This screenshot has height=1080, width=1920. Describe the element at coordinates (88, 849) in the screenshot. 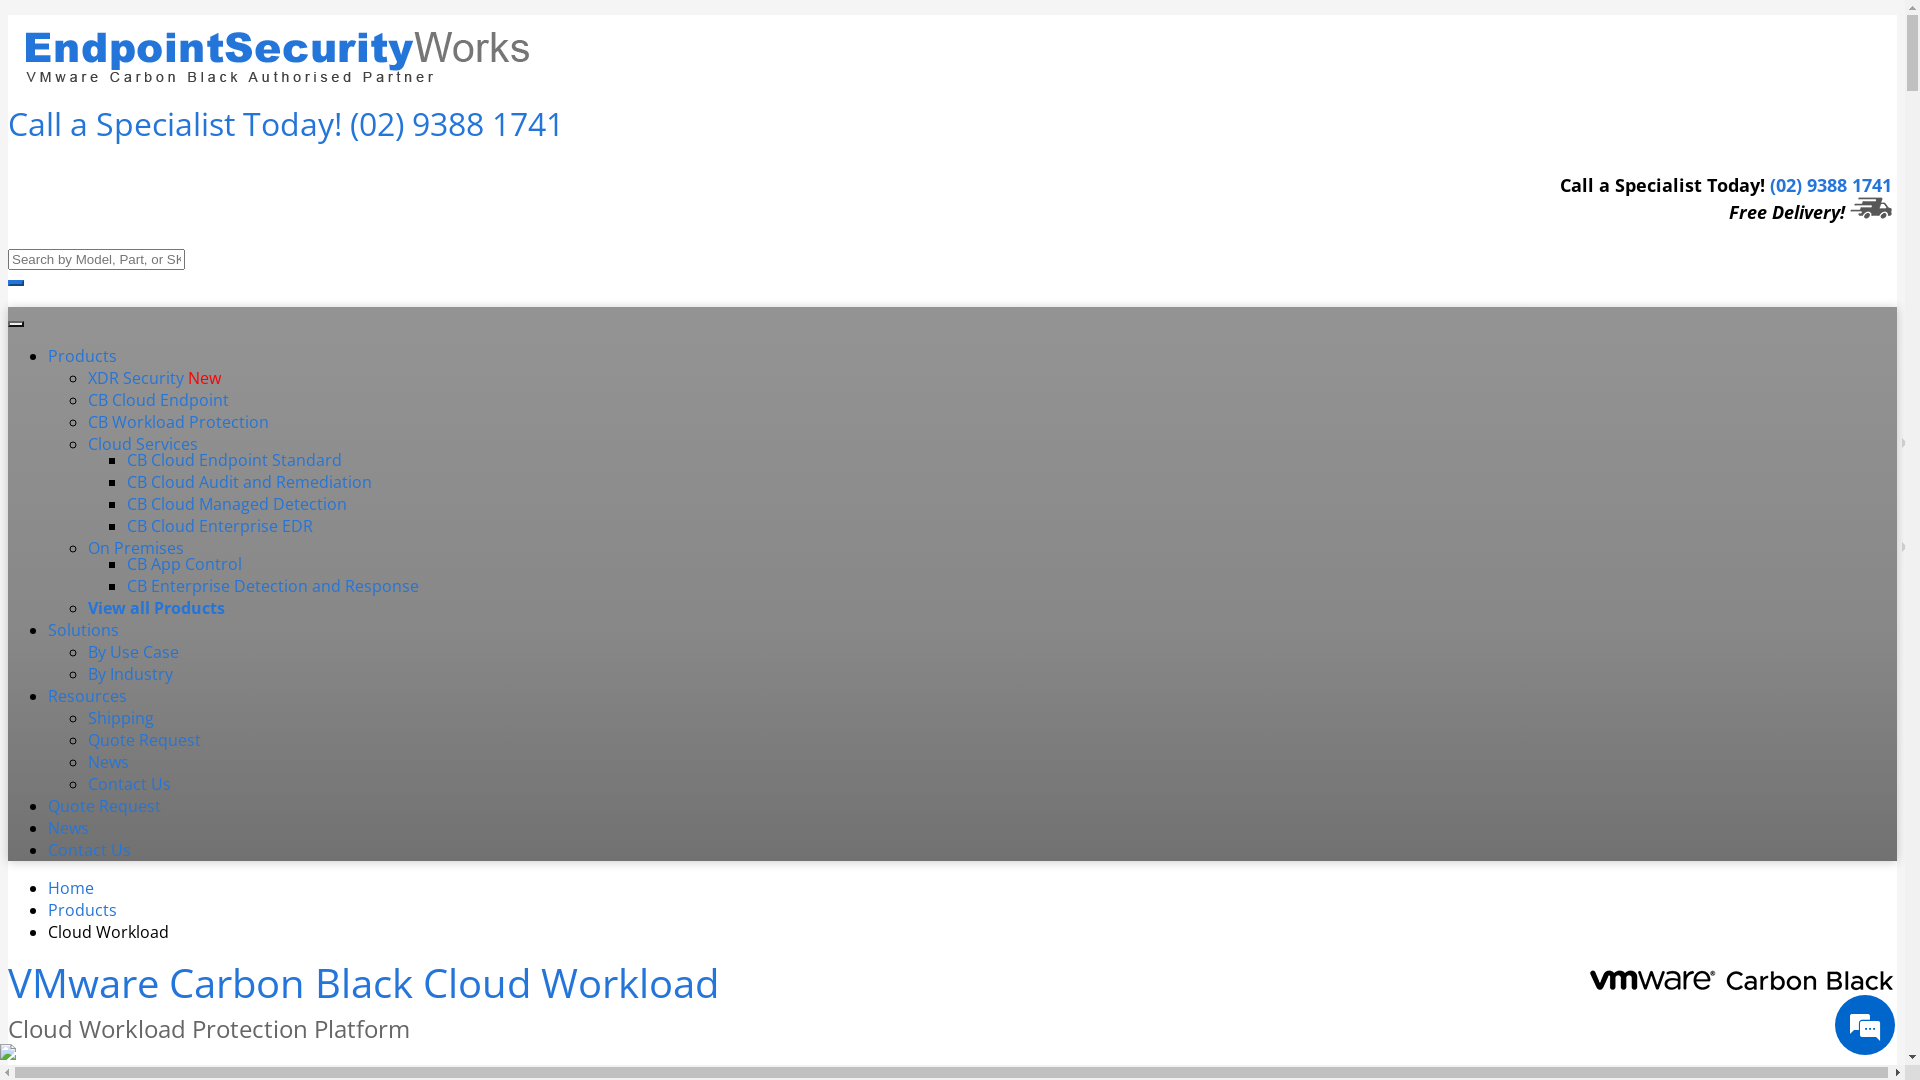

I see `'Contact Us'` at that location.